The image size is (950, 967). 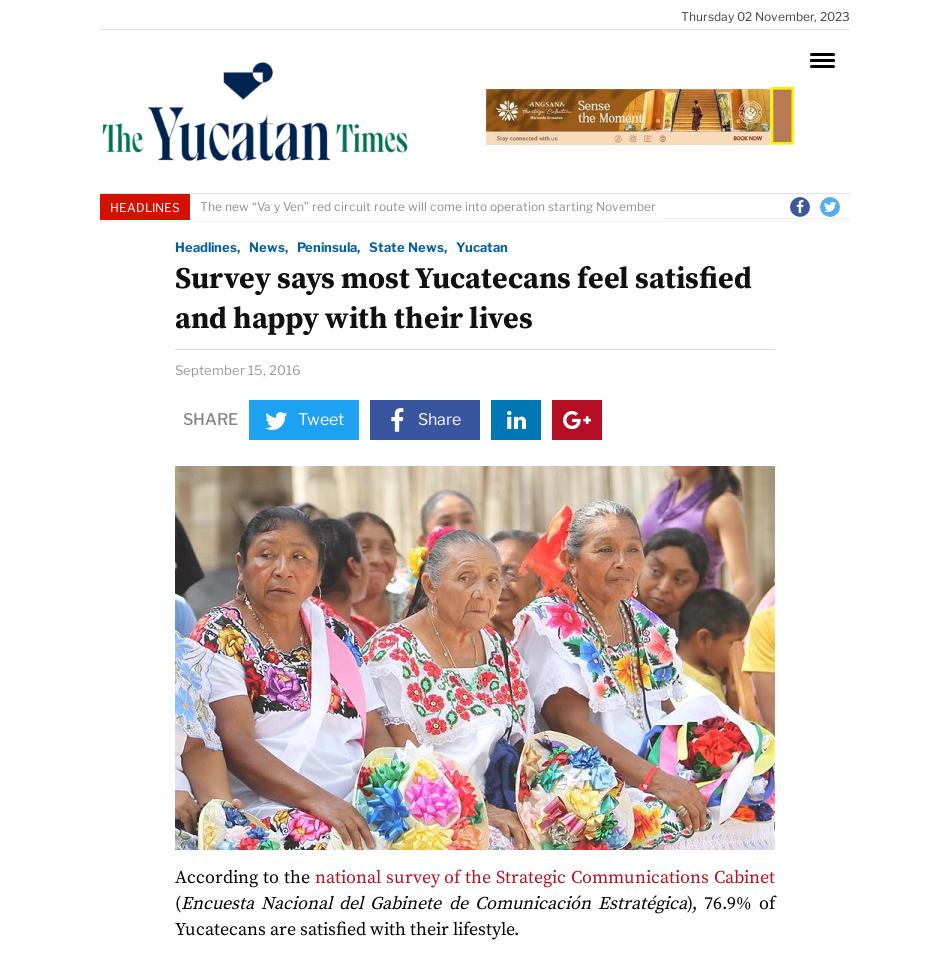 I want to click on 'HEADLINES', so click(x=144, y=206).